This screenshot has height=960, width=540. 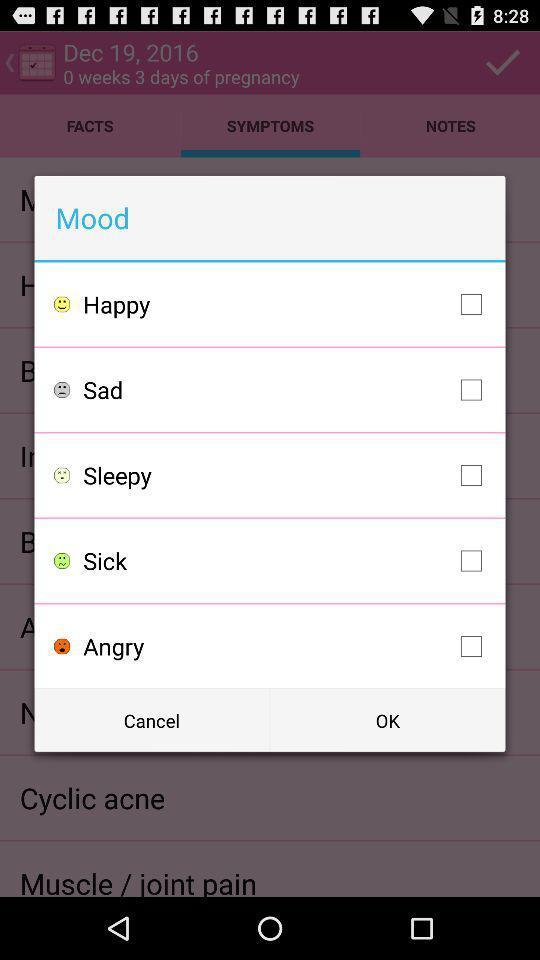 What do you see at coordinates (286, 475) in the screenshot?
I see `item above sick icon` at bounding box center [286, 475].